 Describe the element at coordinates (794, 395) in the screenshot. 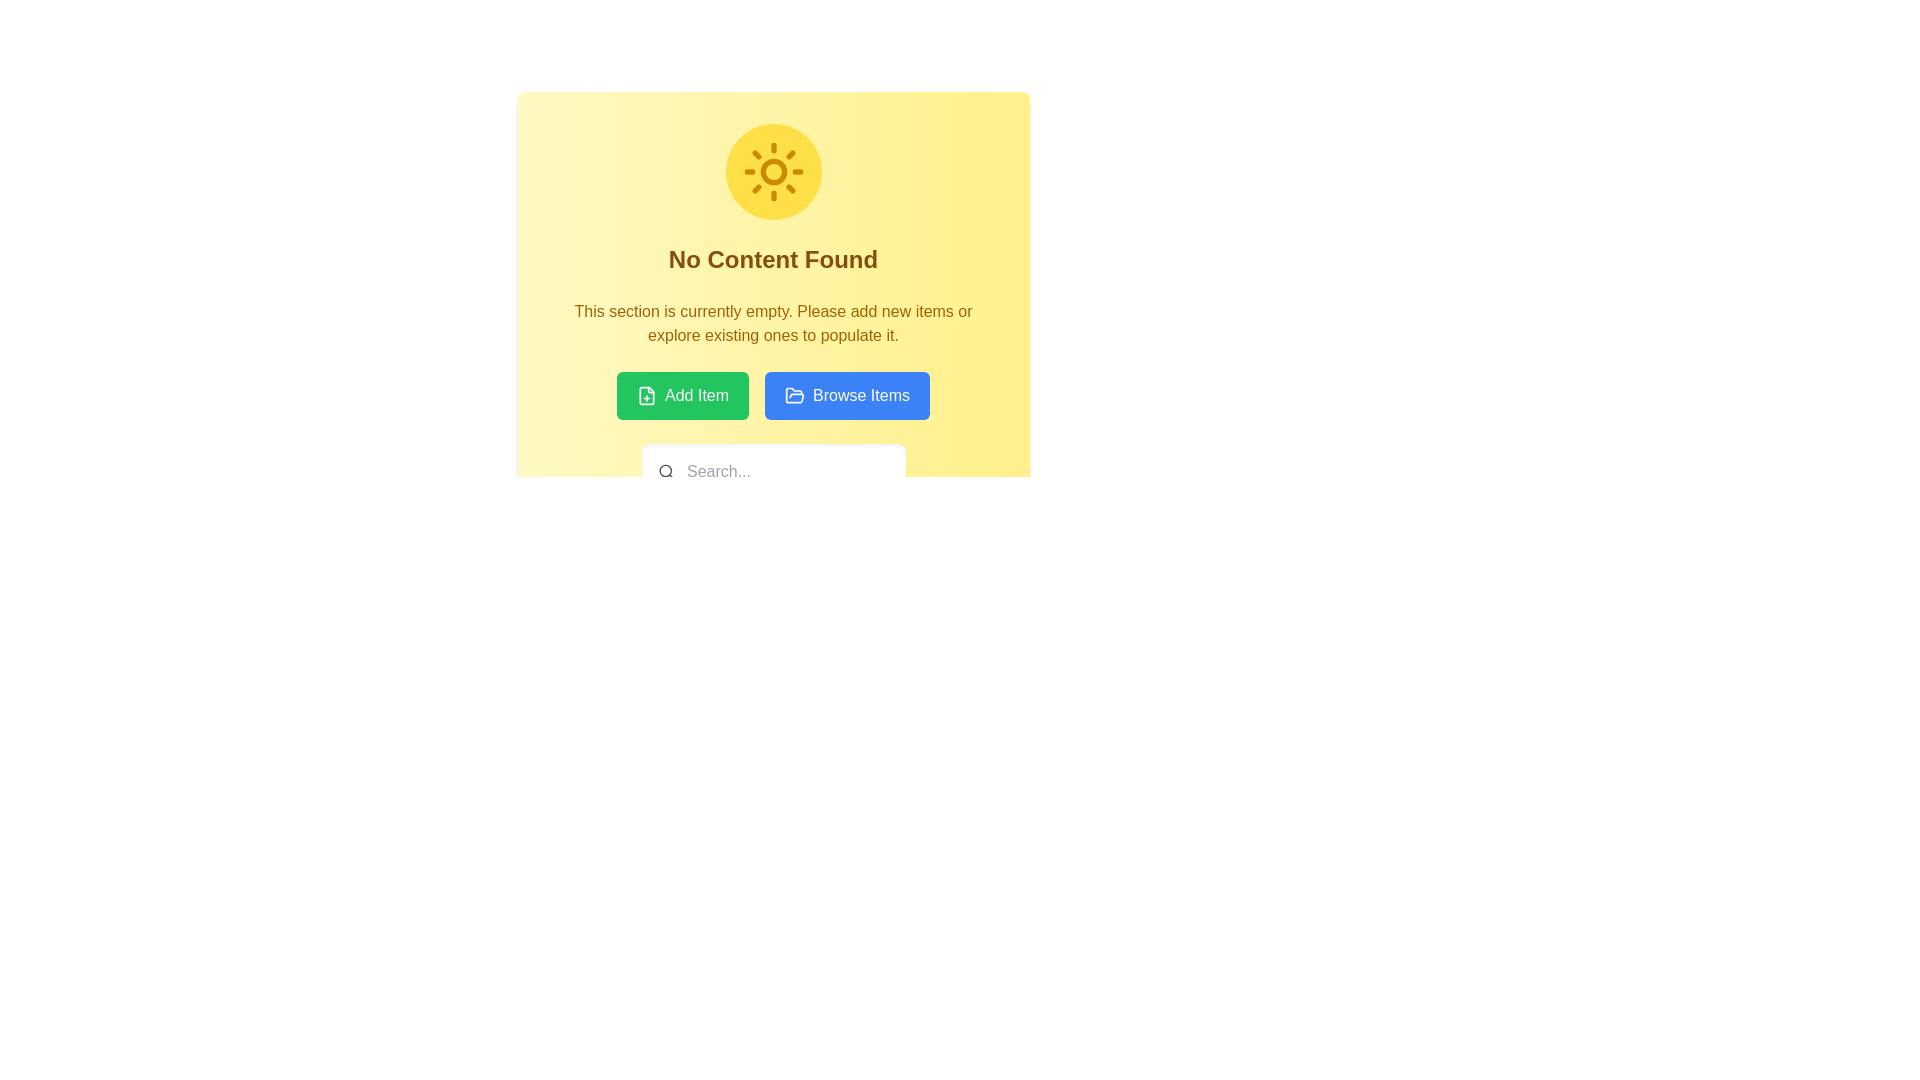

I see `the decorative graphical element of the open folder icon in the SVG image, located near the top-right area of its containing group` at that location.